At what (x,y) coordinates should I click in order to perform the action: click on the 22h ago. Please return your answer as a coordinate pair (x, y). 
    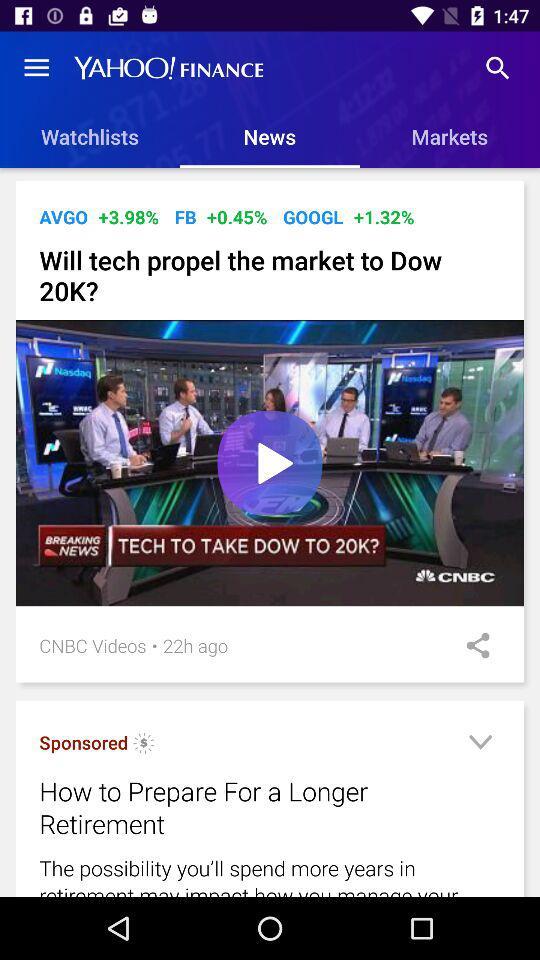
    Looking at the image, I should click on (195, 644).